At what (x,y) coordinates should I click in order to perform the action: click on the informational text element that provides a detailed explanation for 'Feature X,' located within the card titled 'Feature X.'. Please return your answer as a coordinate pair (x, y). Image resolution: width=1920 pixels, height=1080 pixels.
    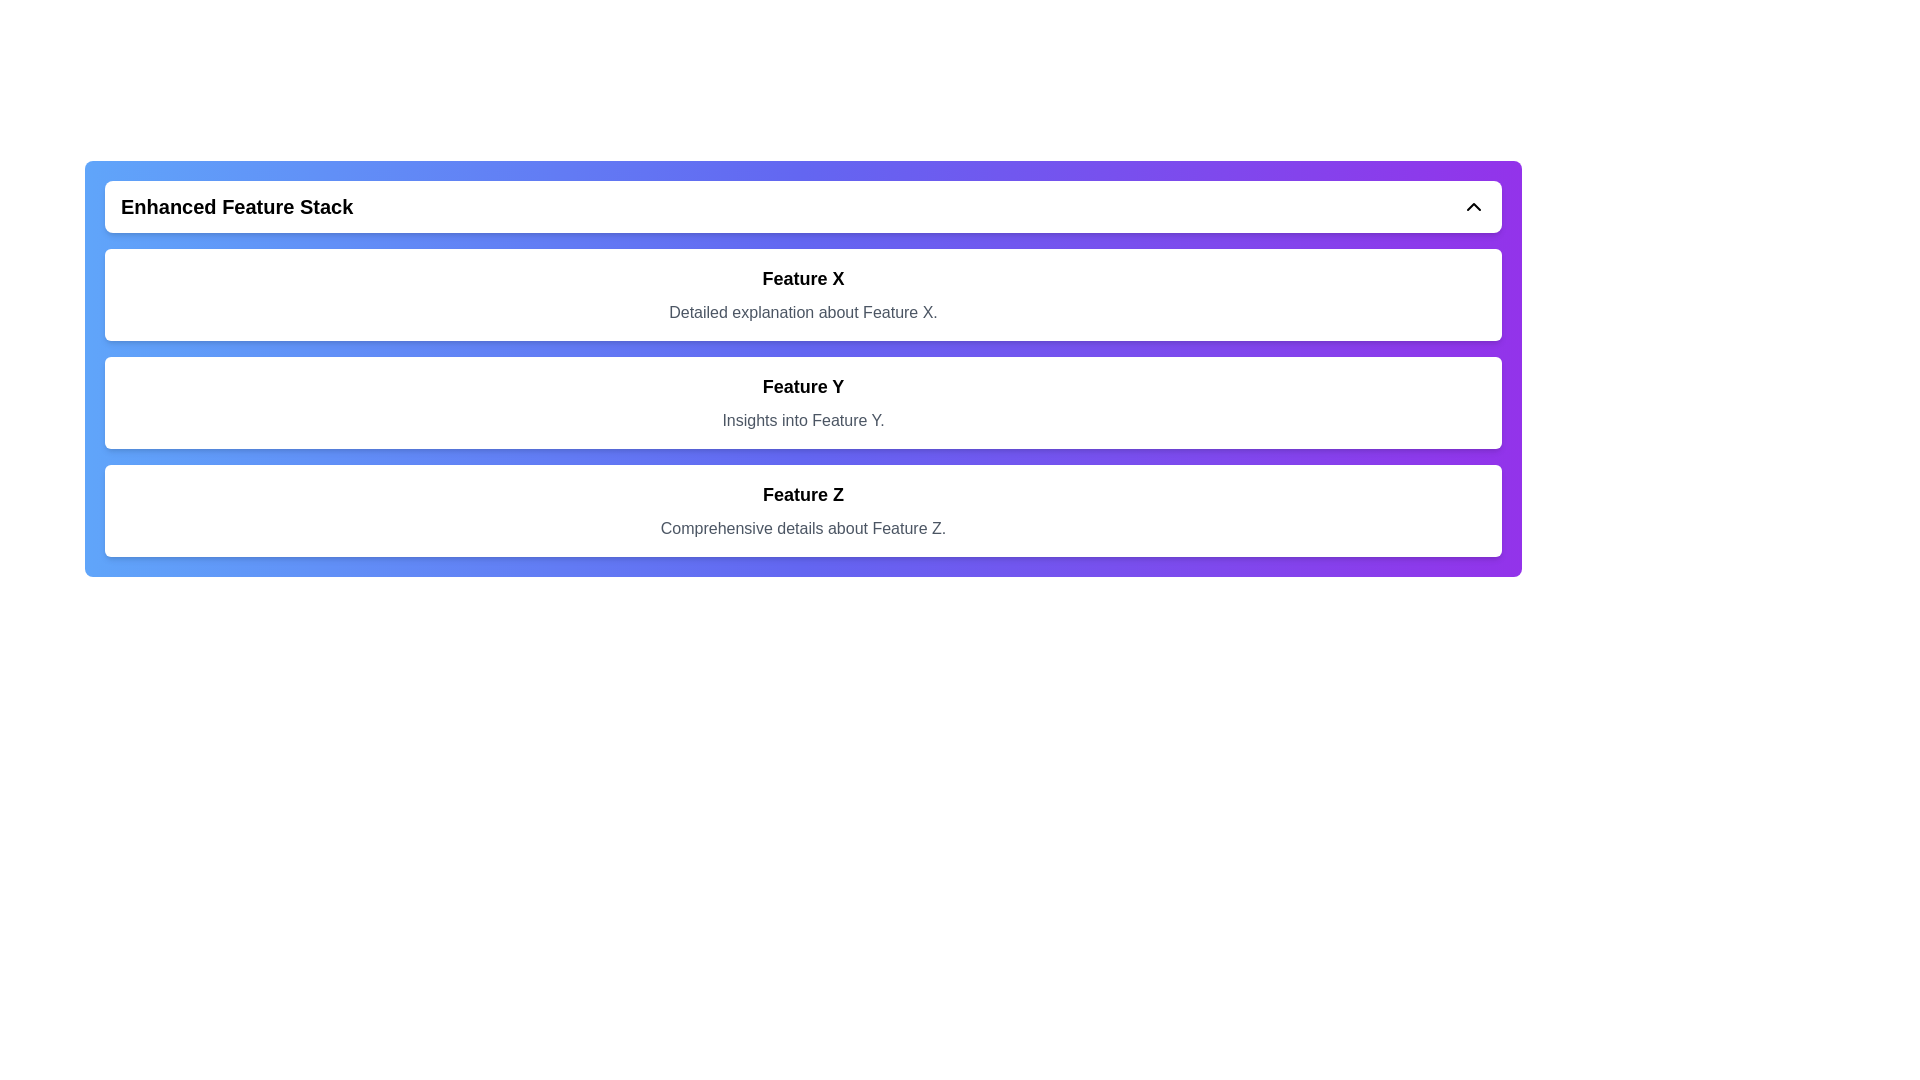
    Looking at the image, I should click on (803, 312).